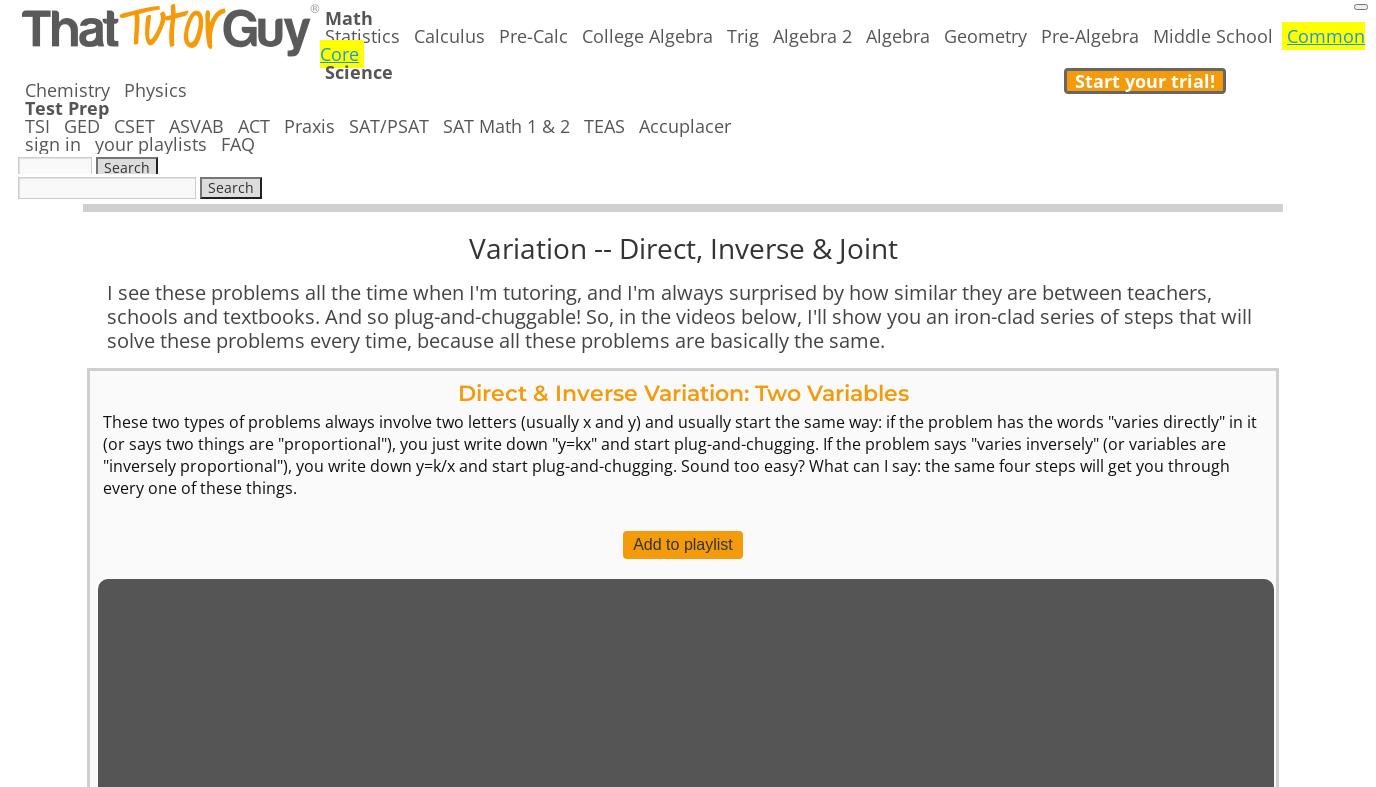 Image resolution: width=1376 pixels, height=787 pixels. Describe the element at coordinates (347, 17) in the screenshot. I see `'Math'` at that location.